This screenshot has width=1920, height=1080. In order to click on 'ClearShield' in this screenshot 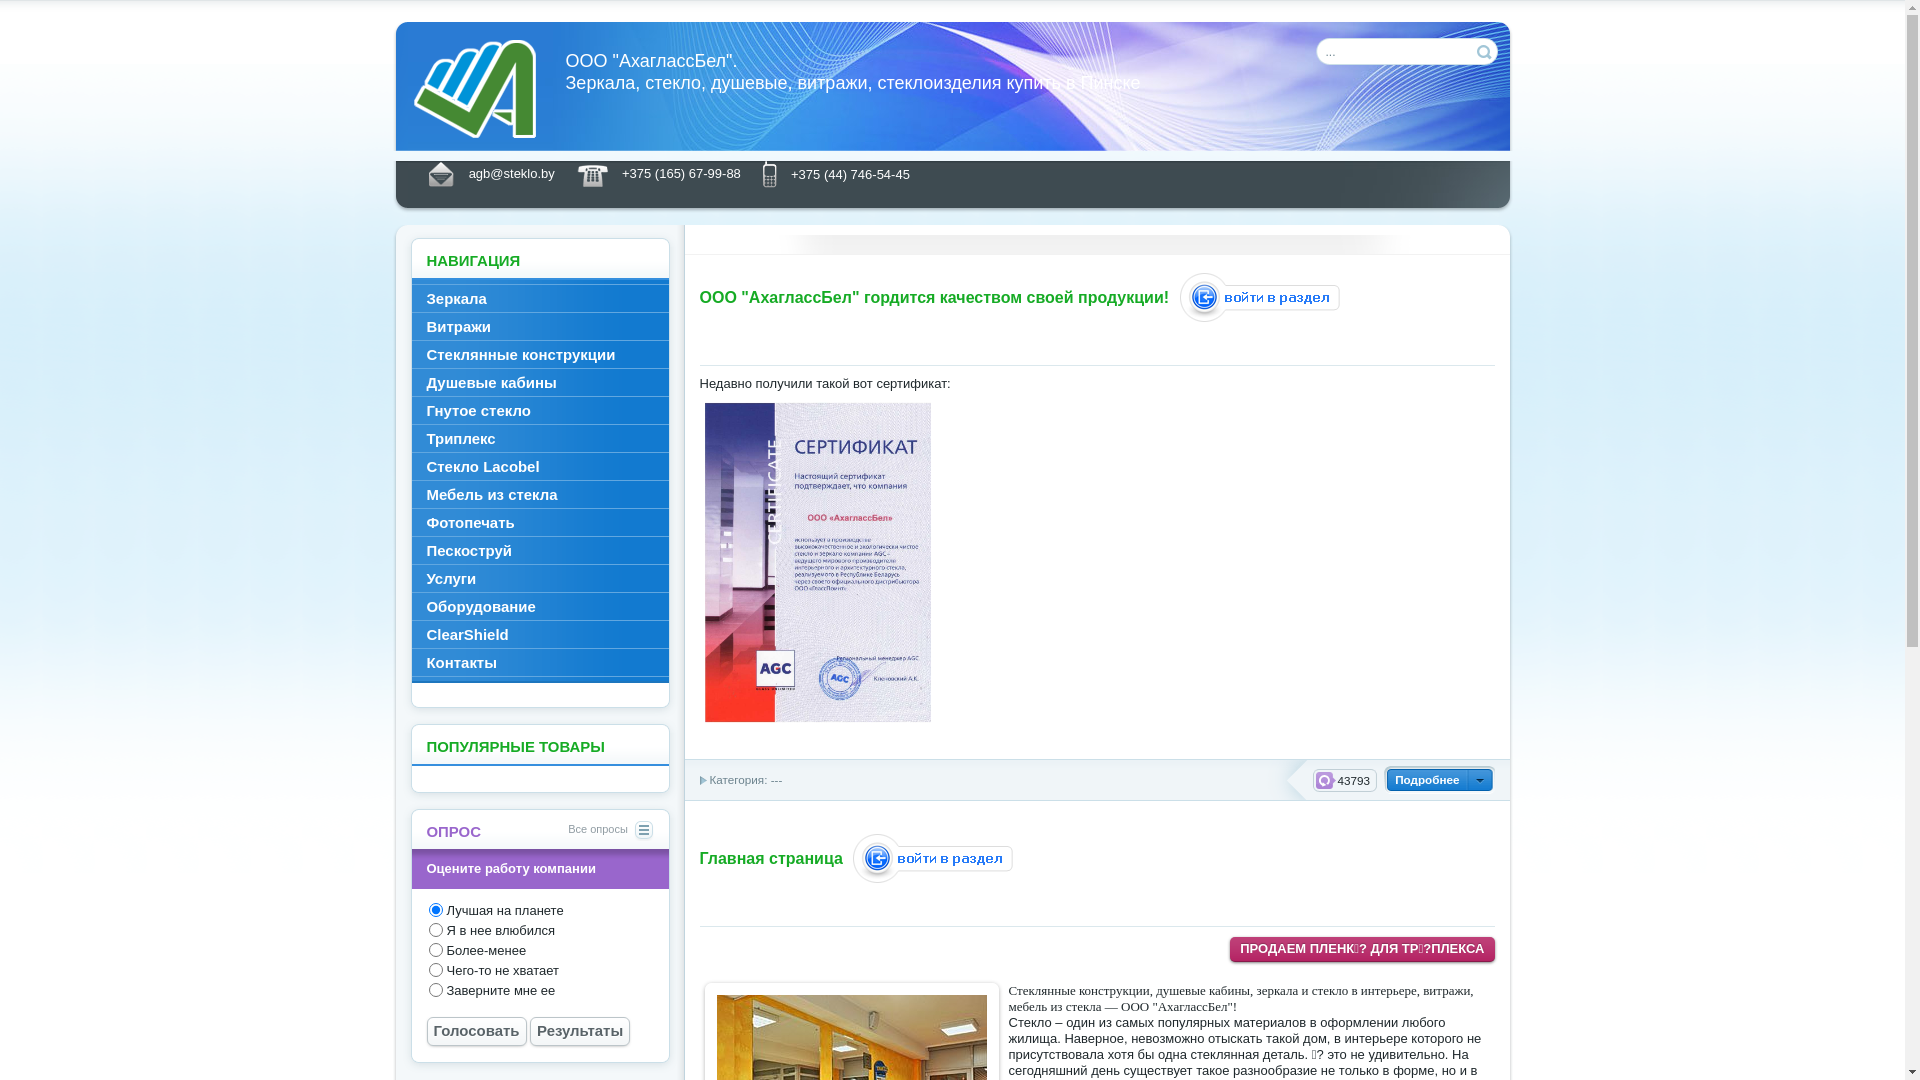, I will do `click(540, 634)`.